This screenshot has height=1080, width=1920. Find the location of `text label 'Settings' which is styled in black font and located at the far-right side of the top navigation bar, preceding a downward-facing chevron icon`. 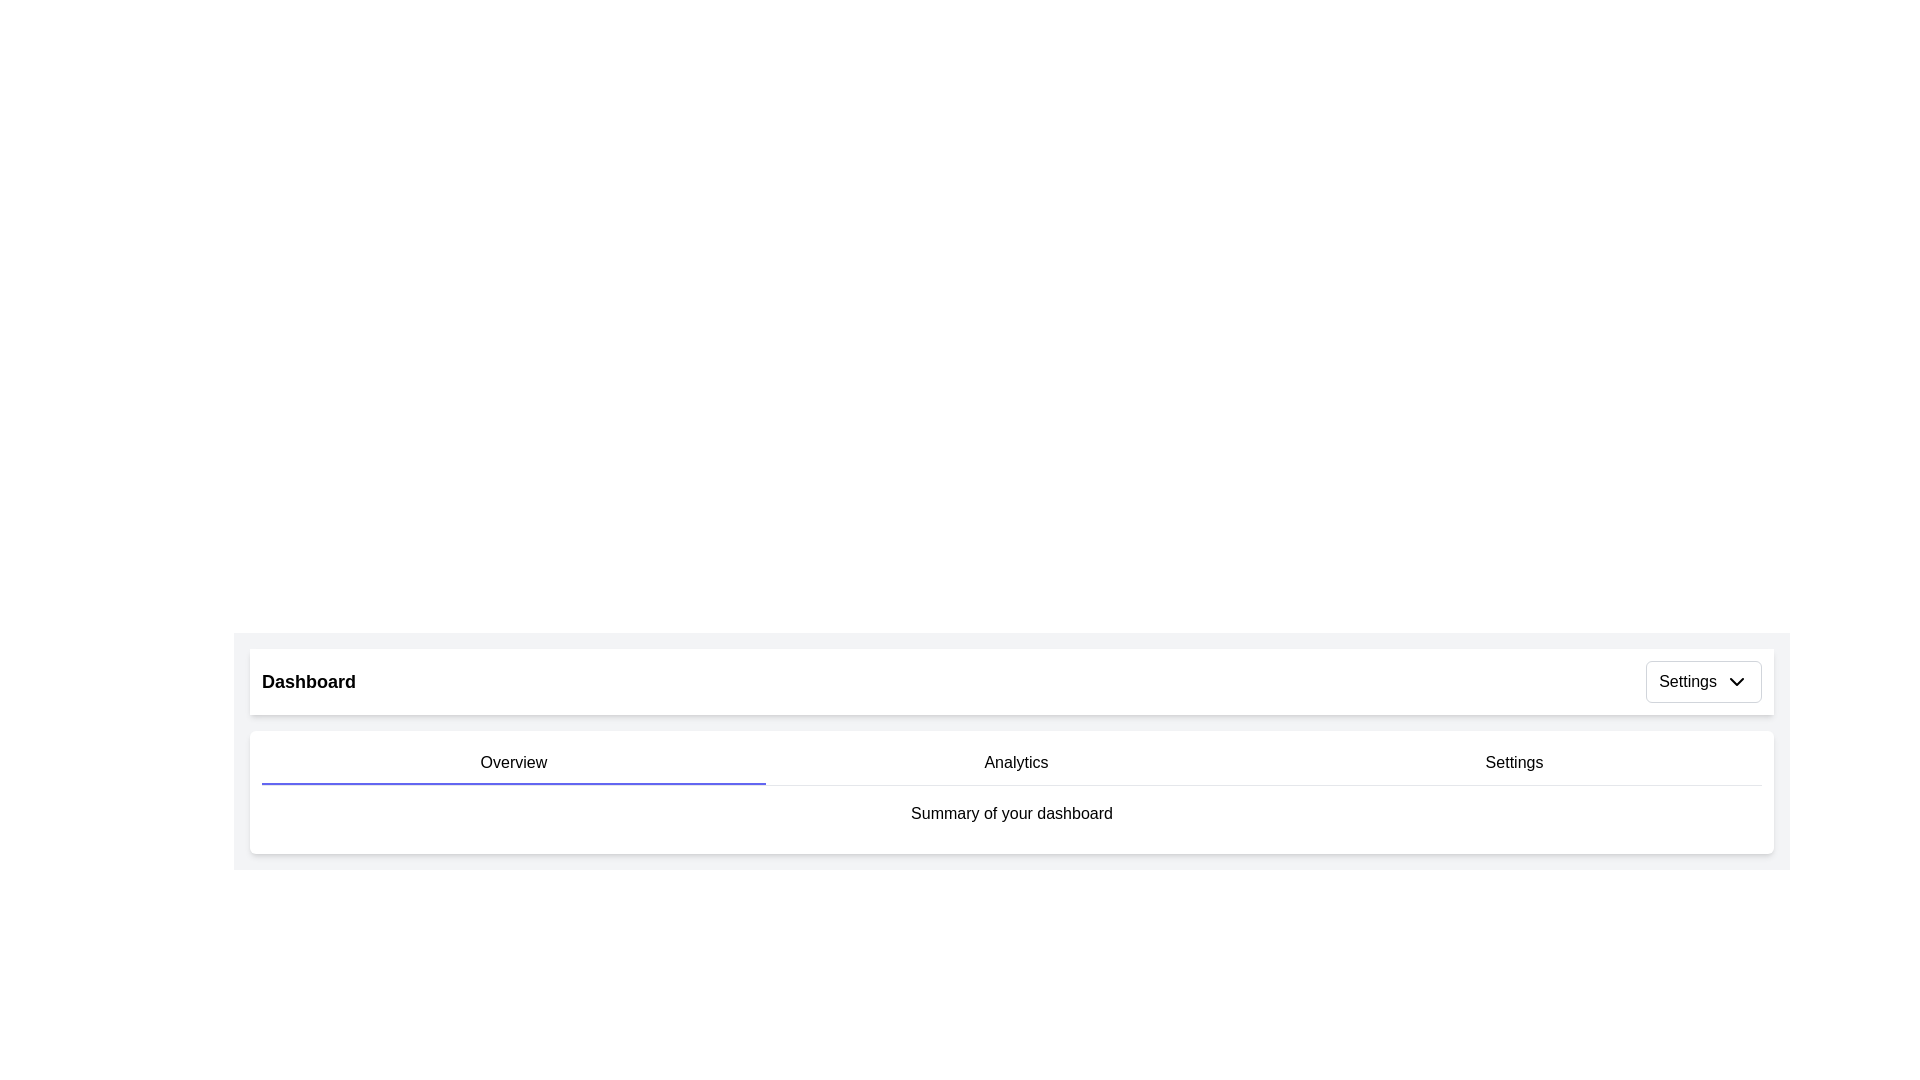

text label 'Settings' which is styled in black font and located at the far-right side of the top navigation bar, preceding a downward-facing chevron icon is located at coordinates (1687, 681).